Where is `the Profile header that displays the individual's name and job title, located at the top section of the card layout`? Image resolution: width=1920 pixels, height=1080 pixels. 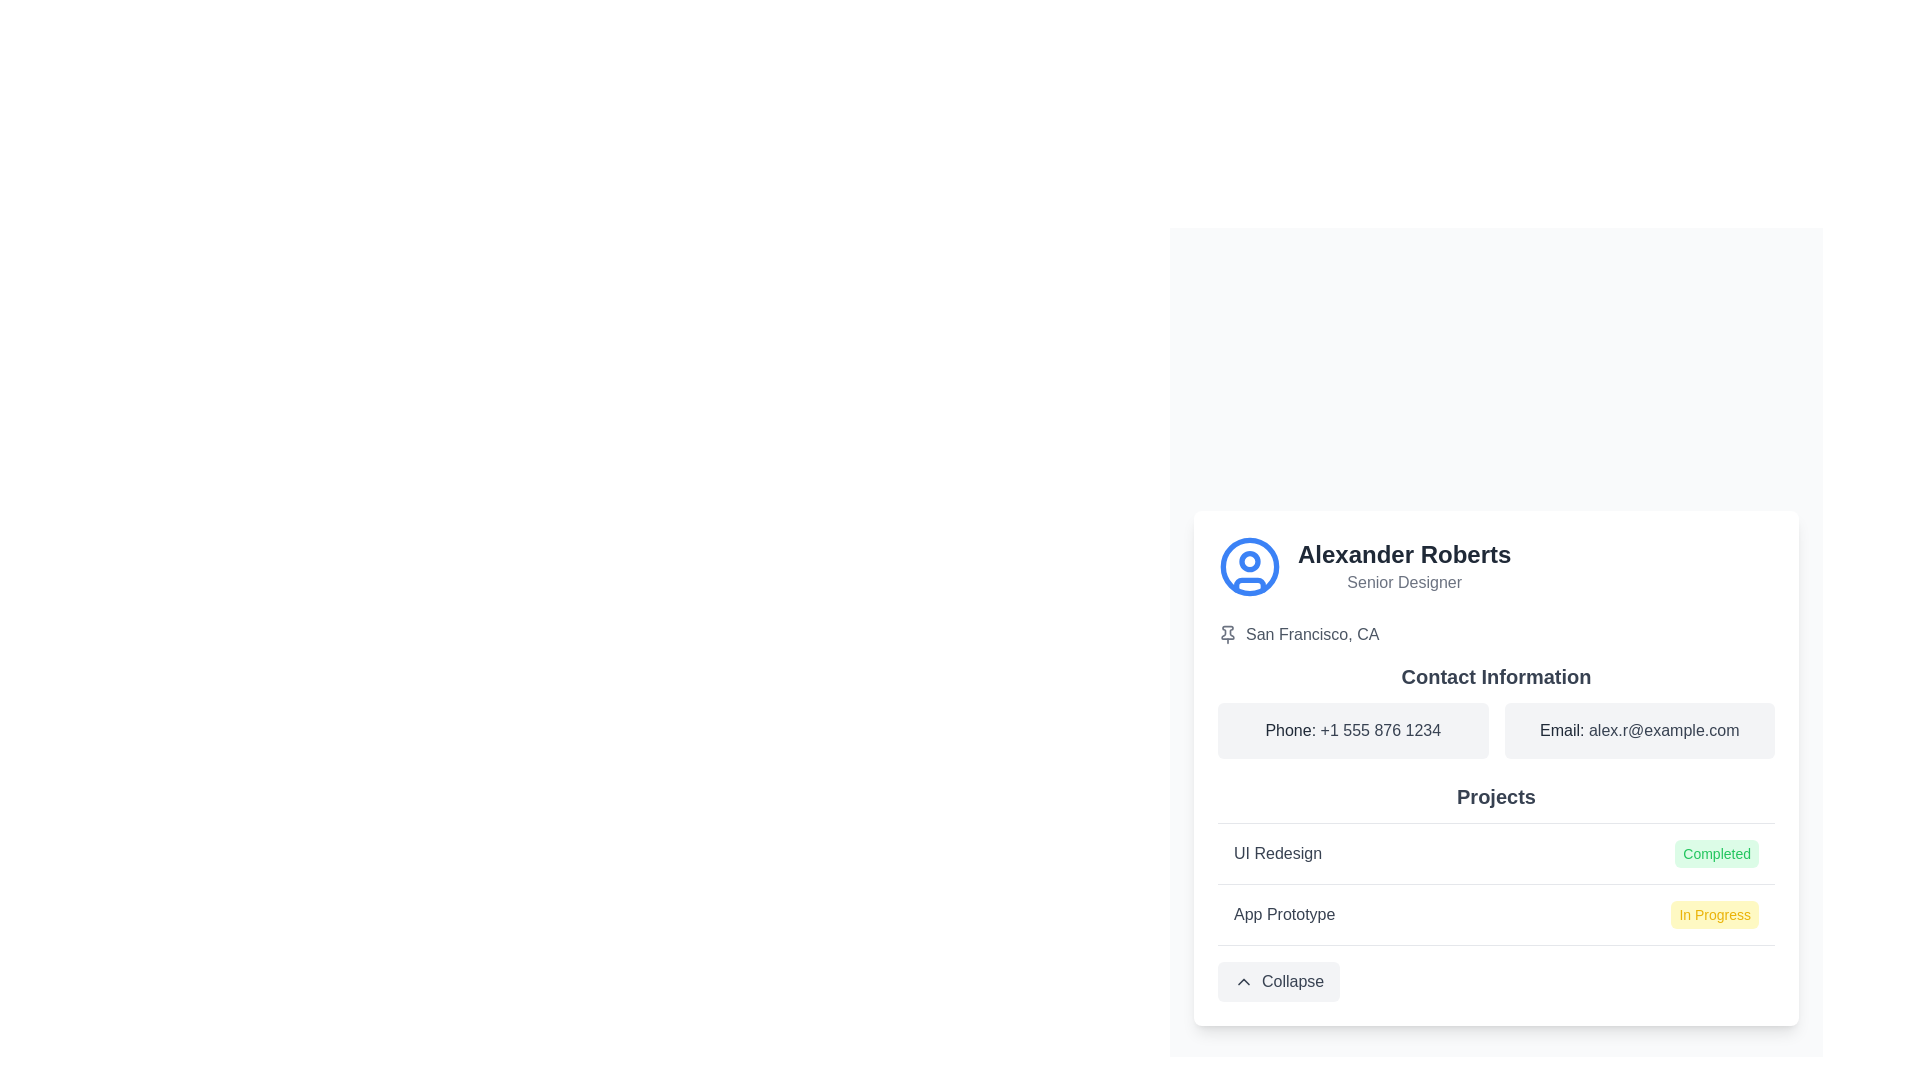 the Profile header that displays the individual's name and job title, located at the top section of the card layout is located at coordinates (1496, 566).